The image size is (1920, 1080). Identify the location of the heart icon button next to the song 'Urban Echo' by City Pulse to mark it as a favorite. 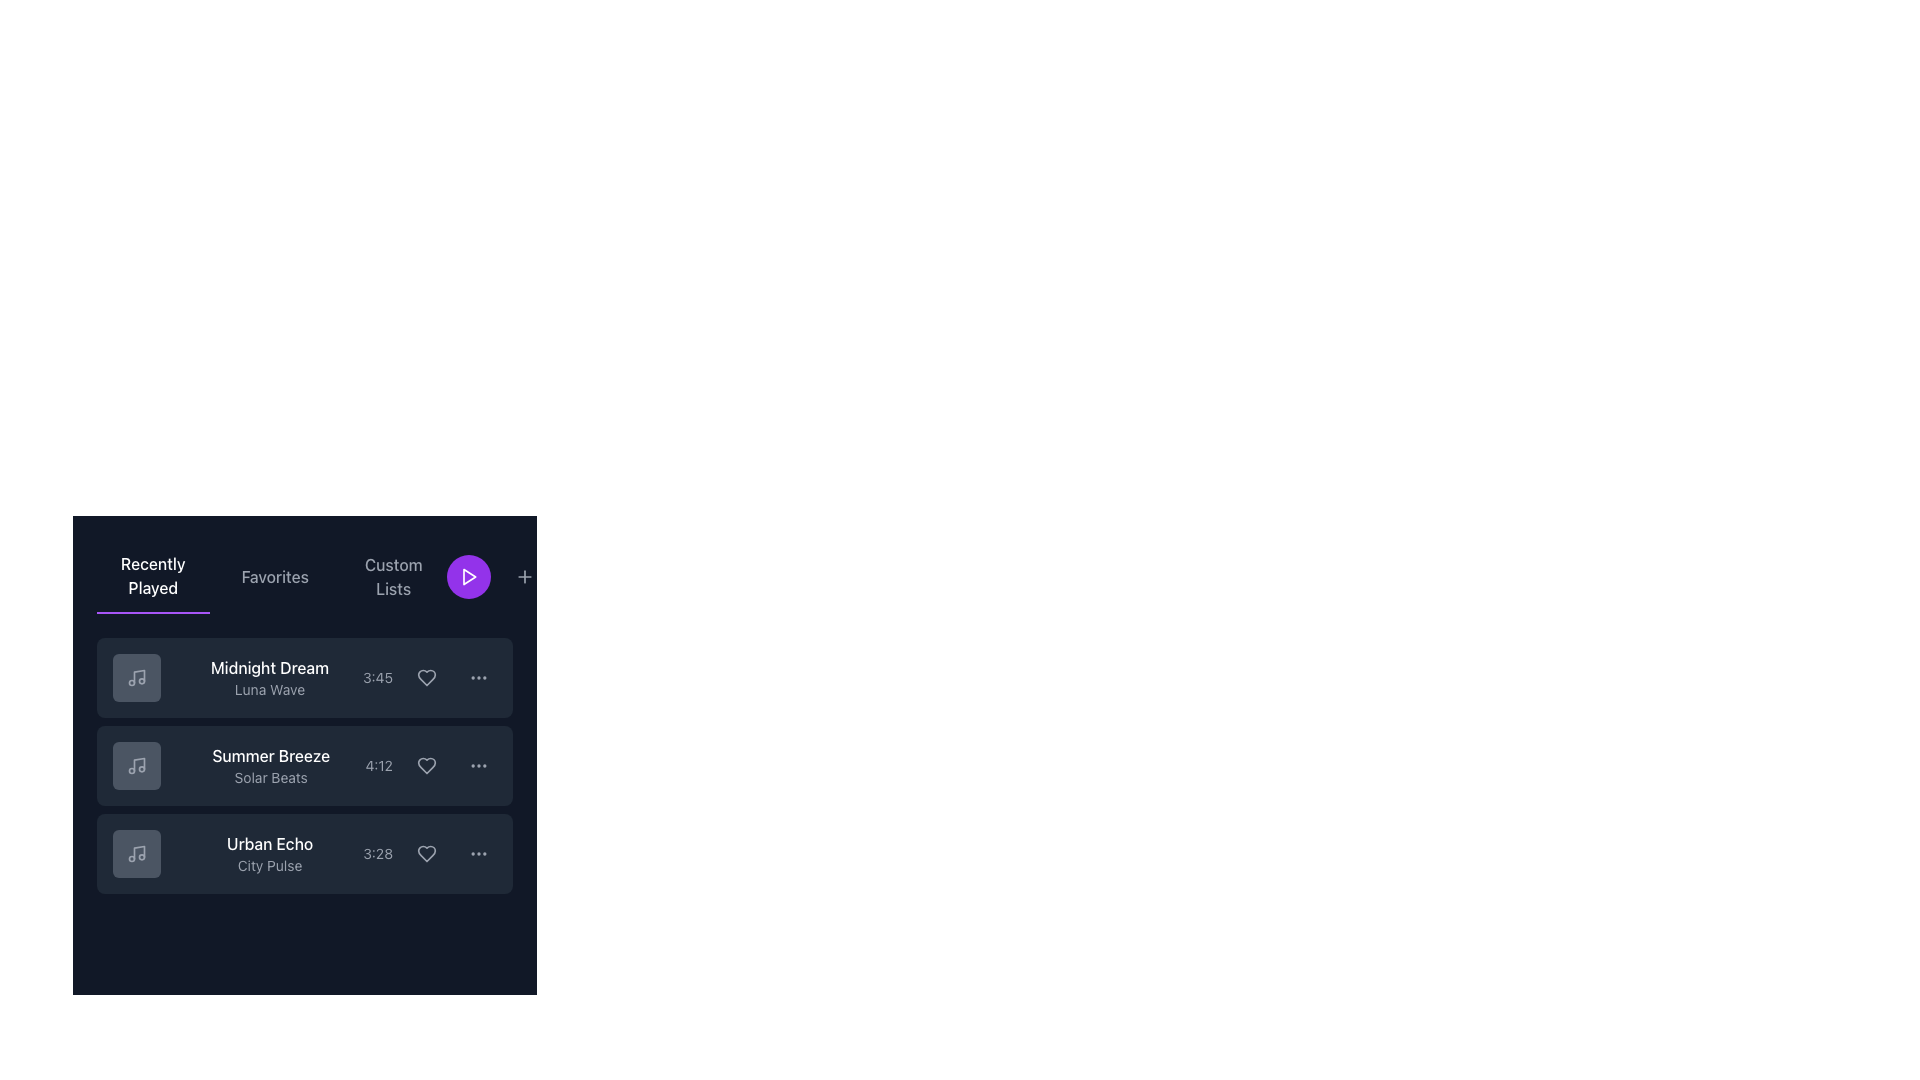
(426, 853).